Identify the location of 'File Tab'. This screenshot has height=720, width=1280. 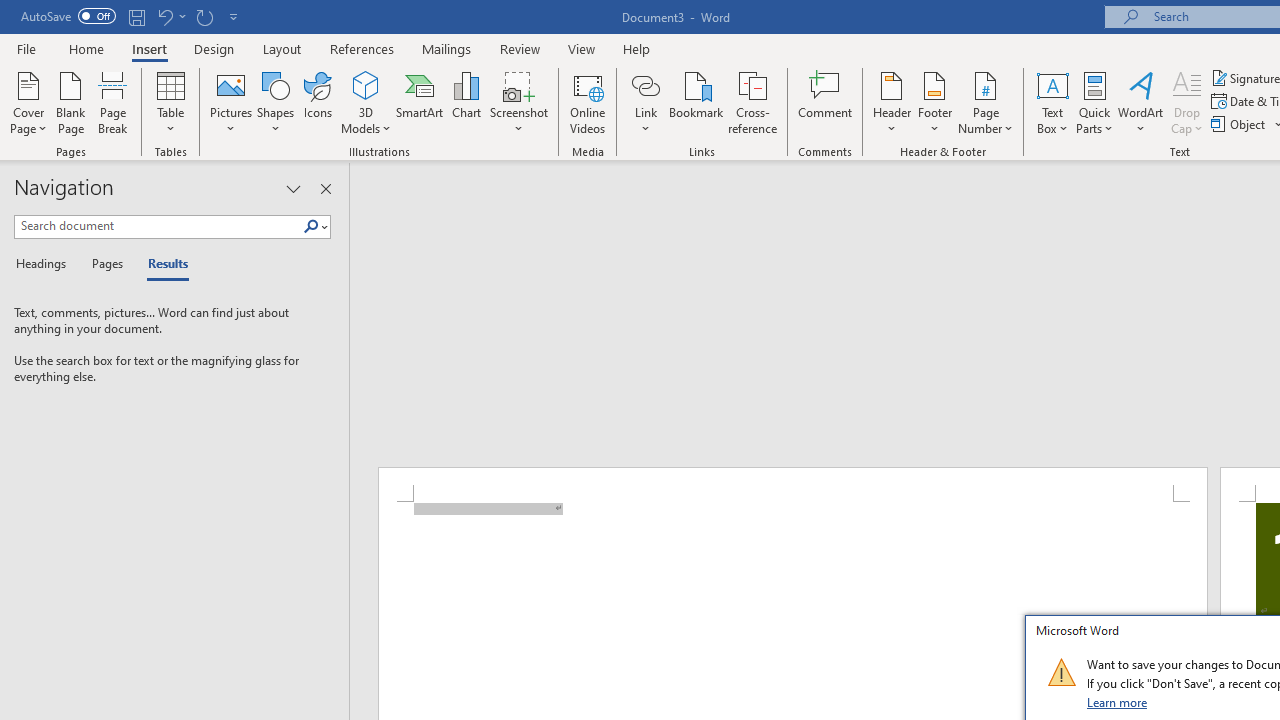
(26, 47).